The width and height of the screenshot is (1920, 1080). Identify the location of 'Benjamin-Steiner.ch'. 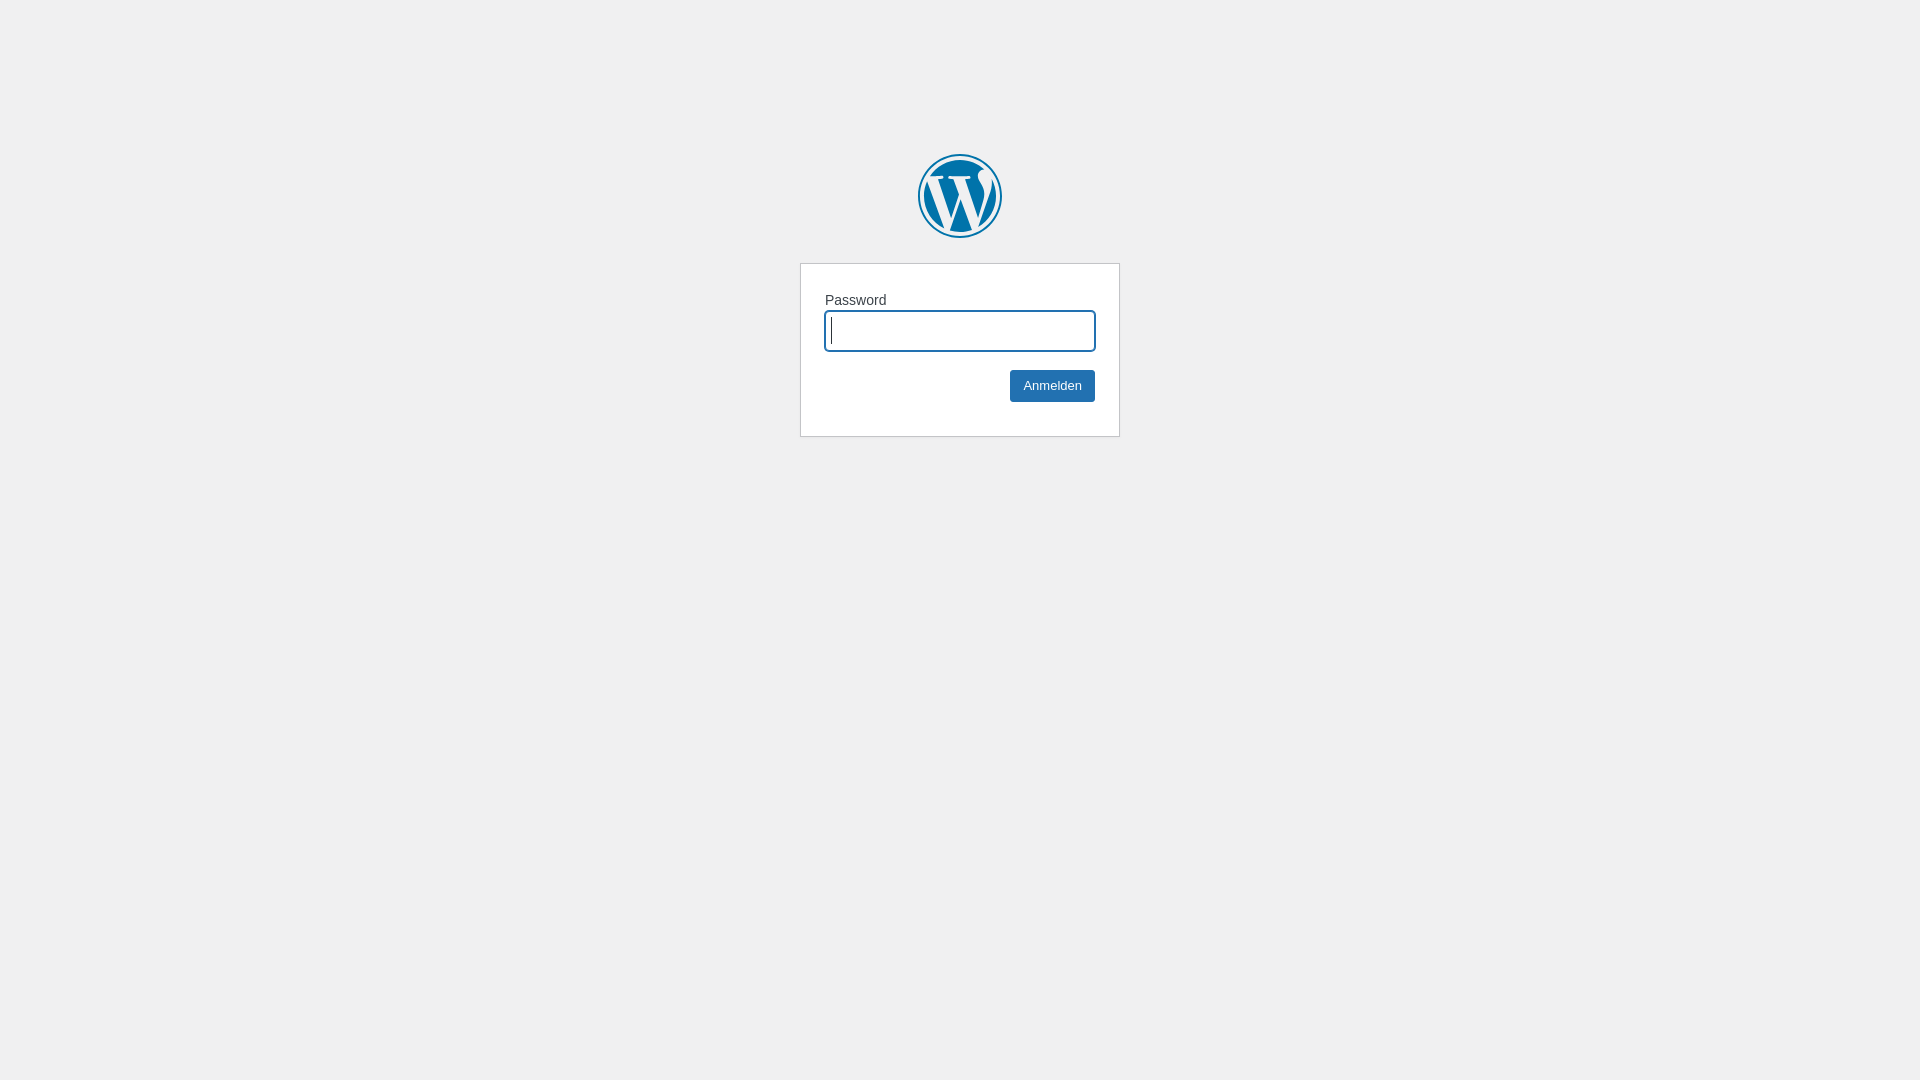
(960, 196).